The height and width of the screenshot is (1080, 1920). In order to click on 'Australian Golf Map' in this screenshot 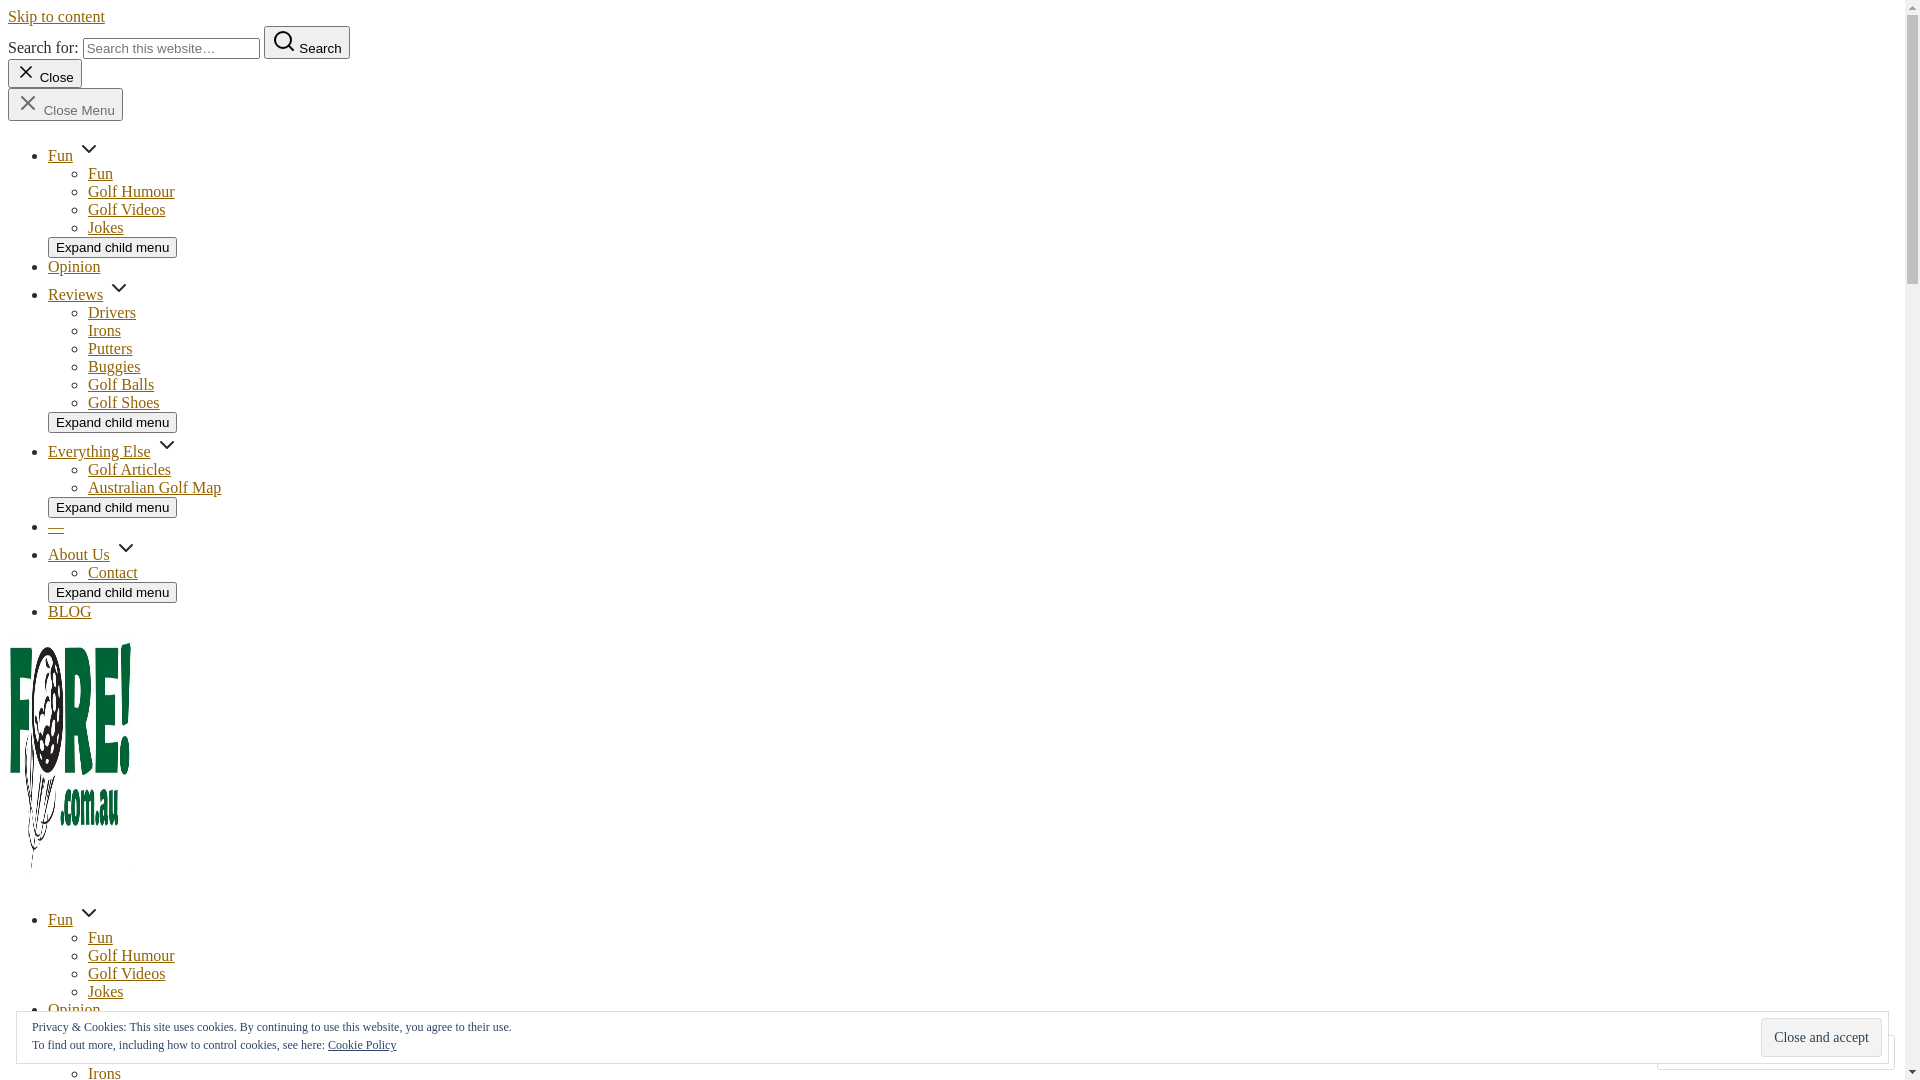, I will do `click(86, 487)`.